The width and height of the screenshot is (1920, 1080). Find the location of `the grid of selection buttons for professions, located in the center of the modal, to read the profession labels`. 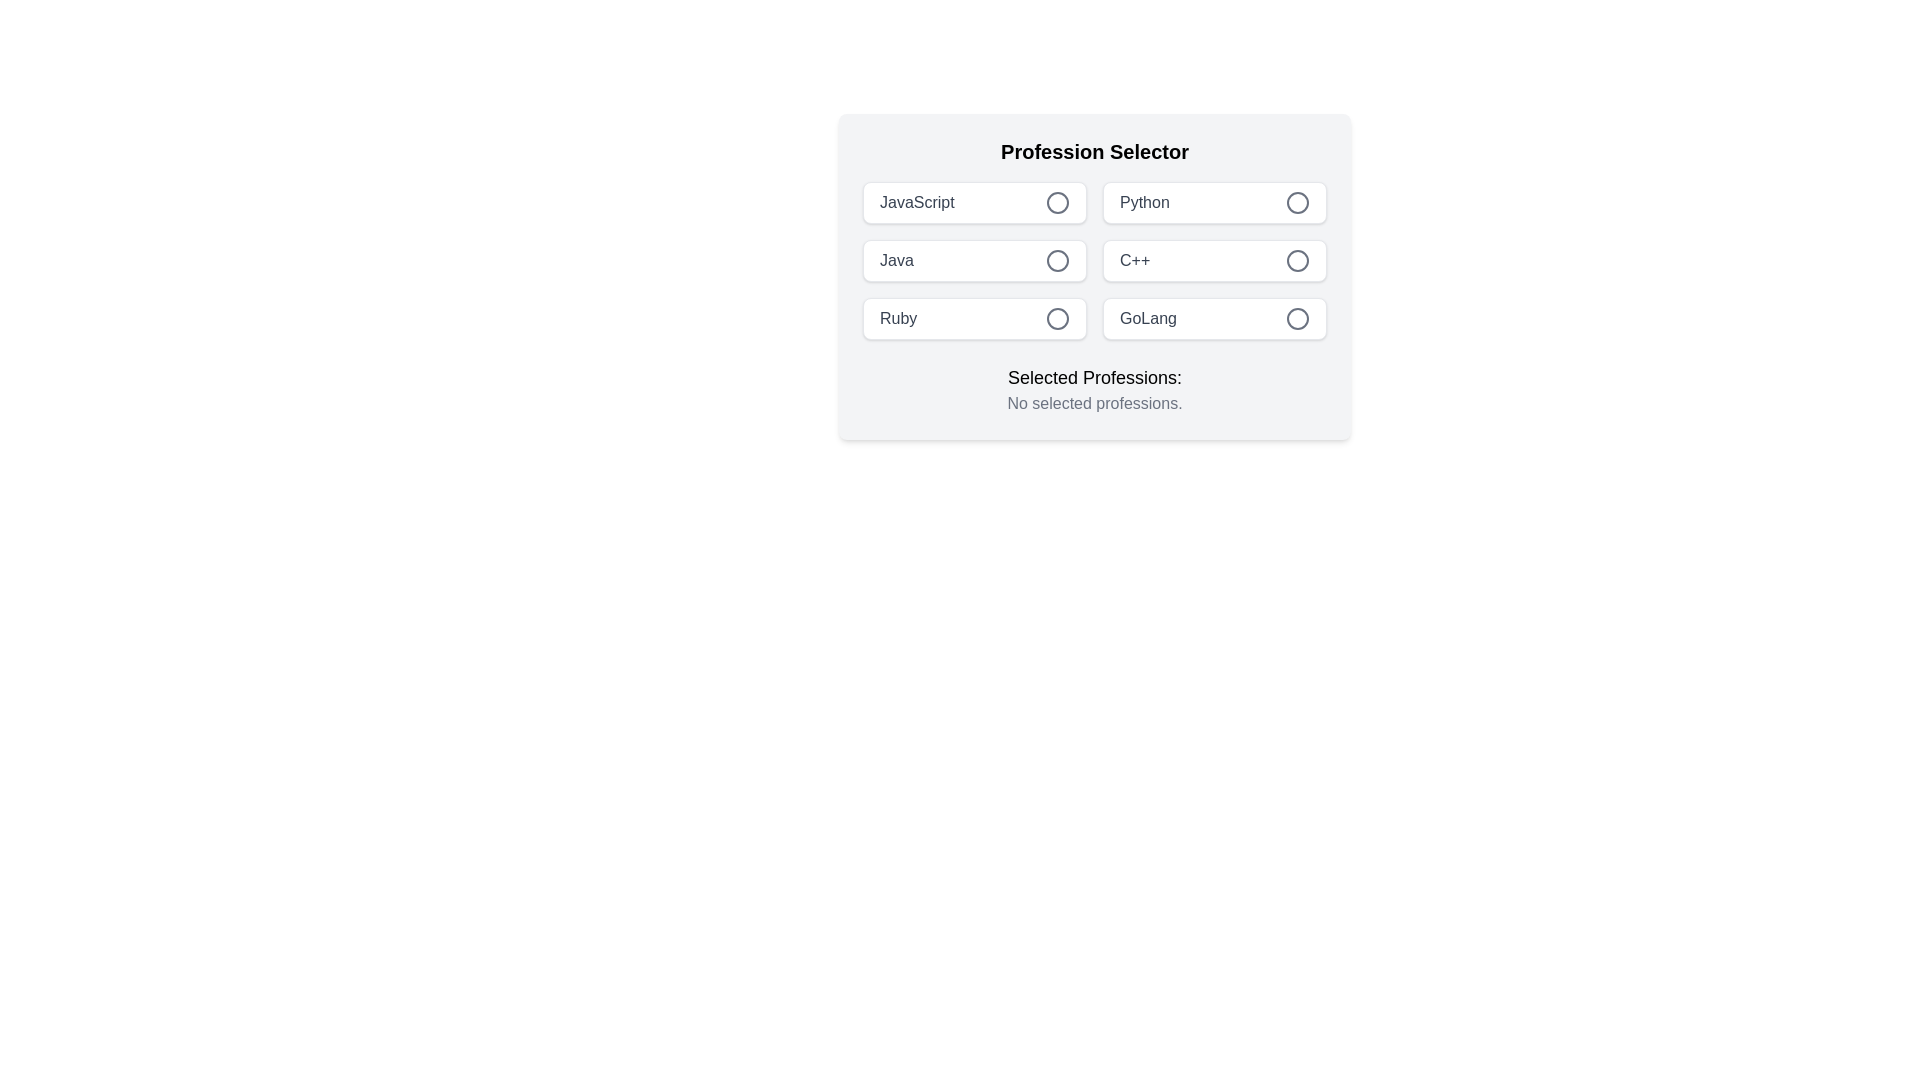

the grid of selection buttons for professions, located in the center of the modal, to read the profession labels is located at coordinates (1093, 277).